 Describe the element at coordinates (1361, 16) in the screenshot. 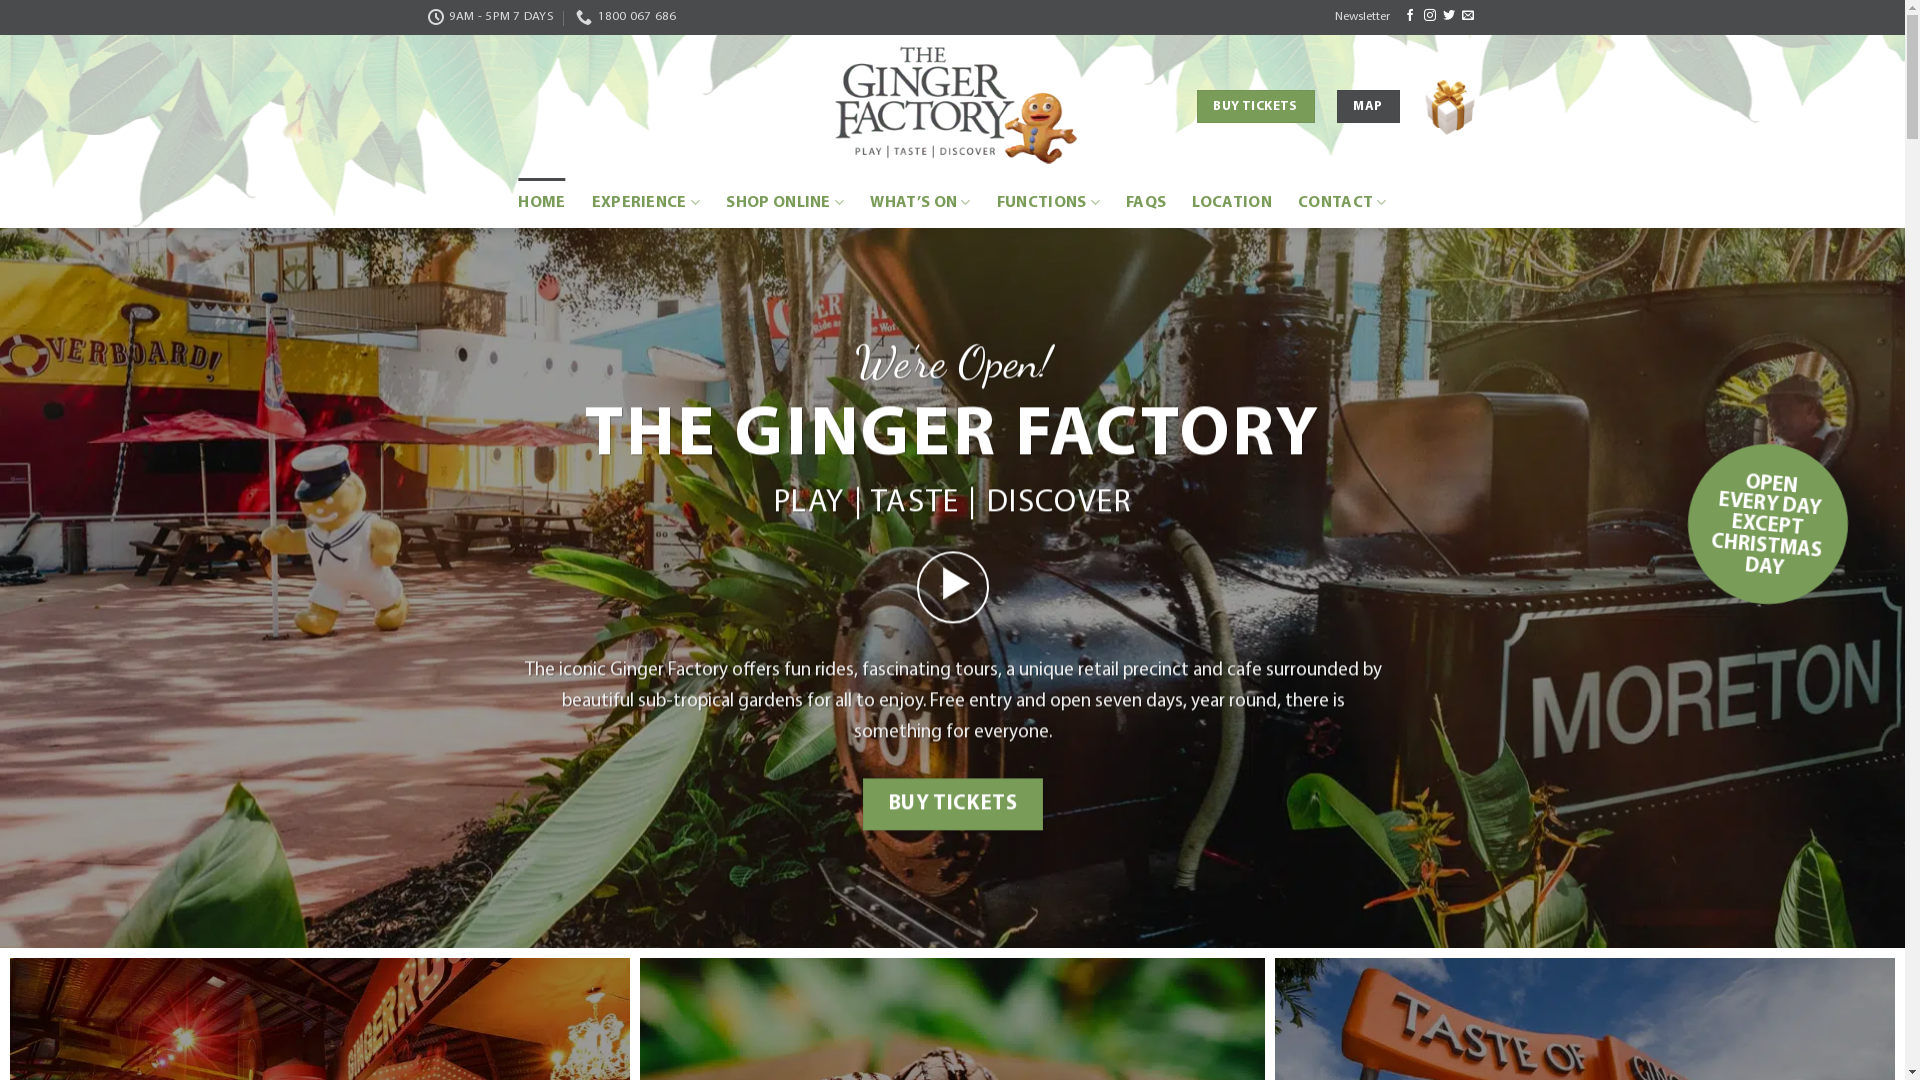

I see `'Newsletter'` at that location.